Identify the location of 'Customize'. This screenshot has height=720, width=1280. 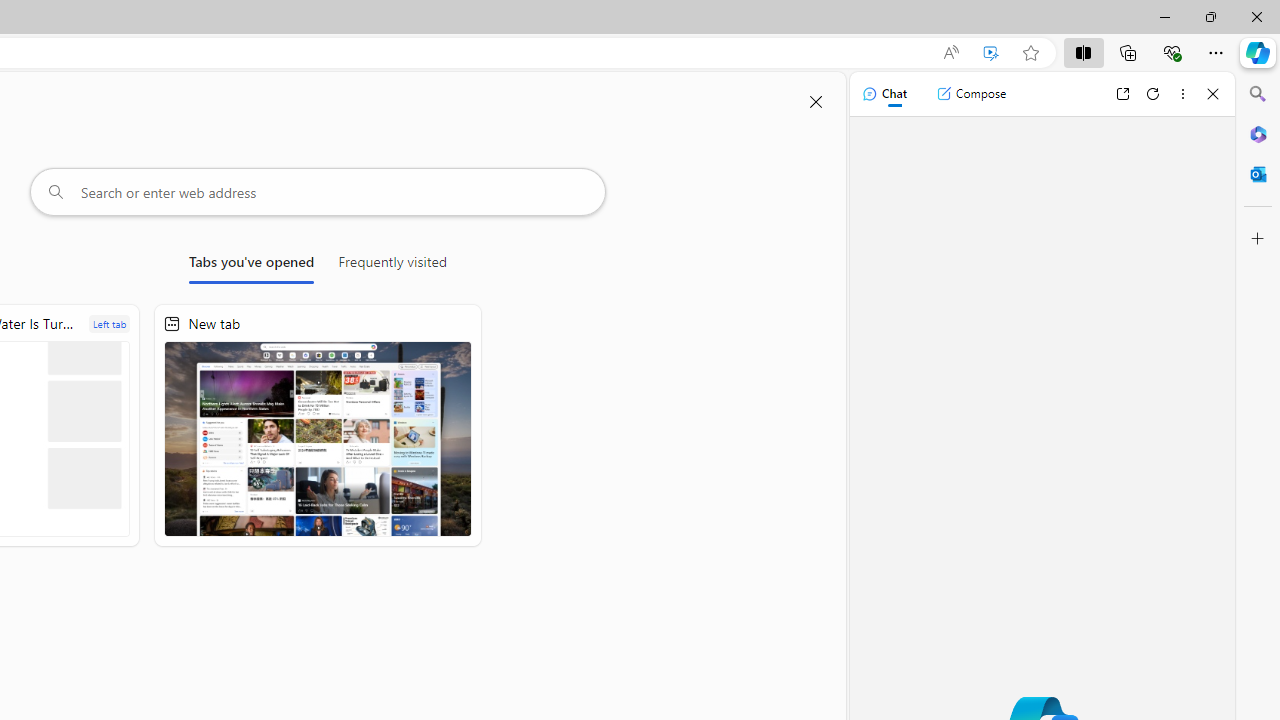
(1257, 238).